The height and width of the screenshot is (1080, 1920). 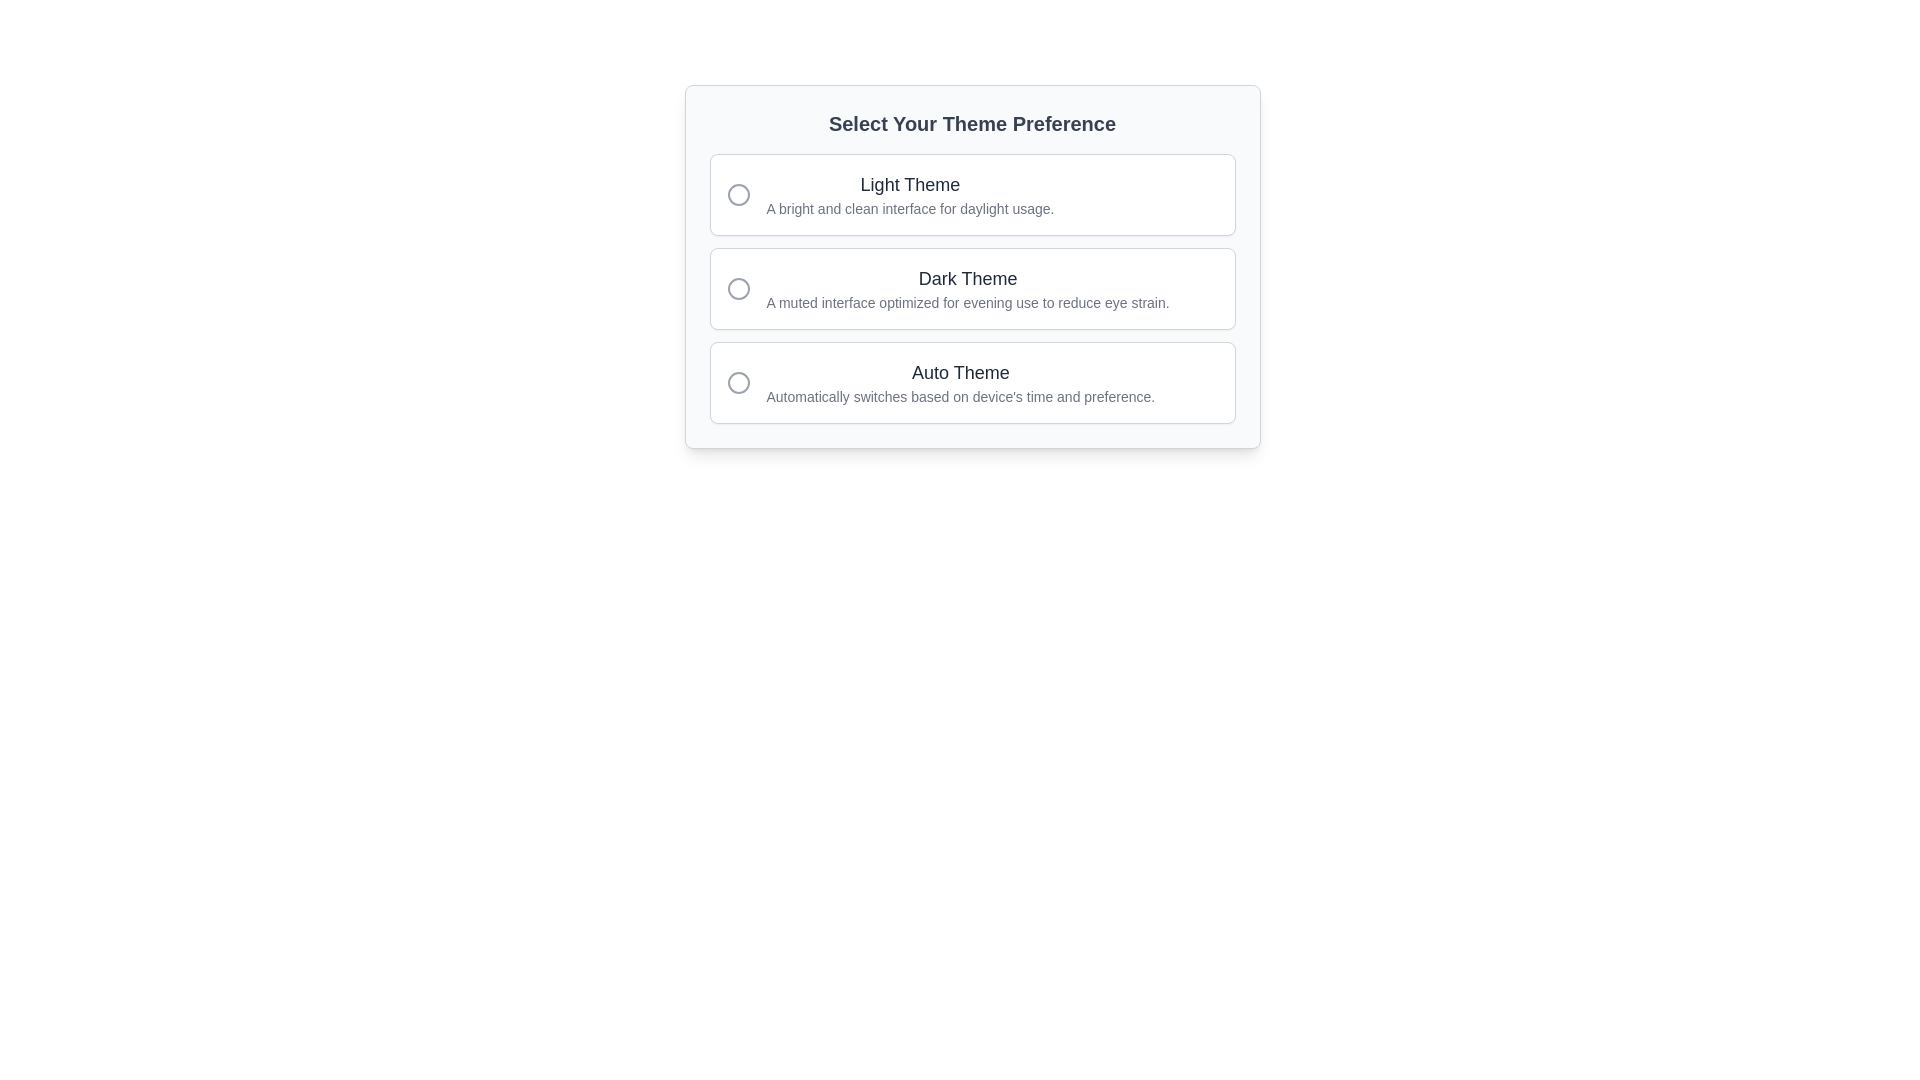 What do you see at coordinates (737, 289) in the screenshot?
I see `the interactive indicator for selecting the 'Dark Theme' option, located to the left of the 'Dark Theme' text in the theme selection list` at bounding box center [737, 289].